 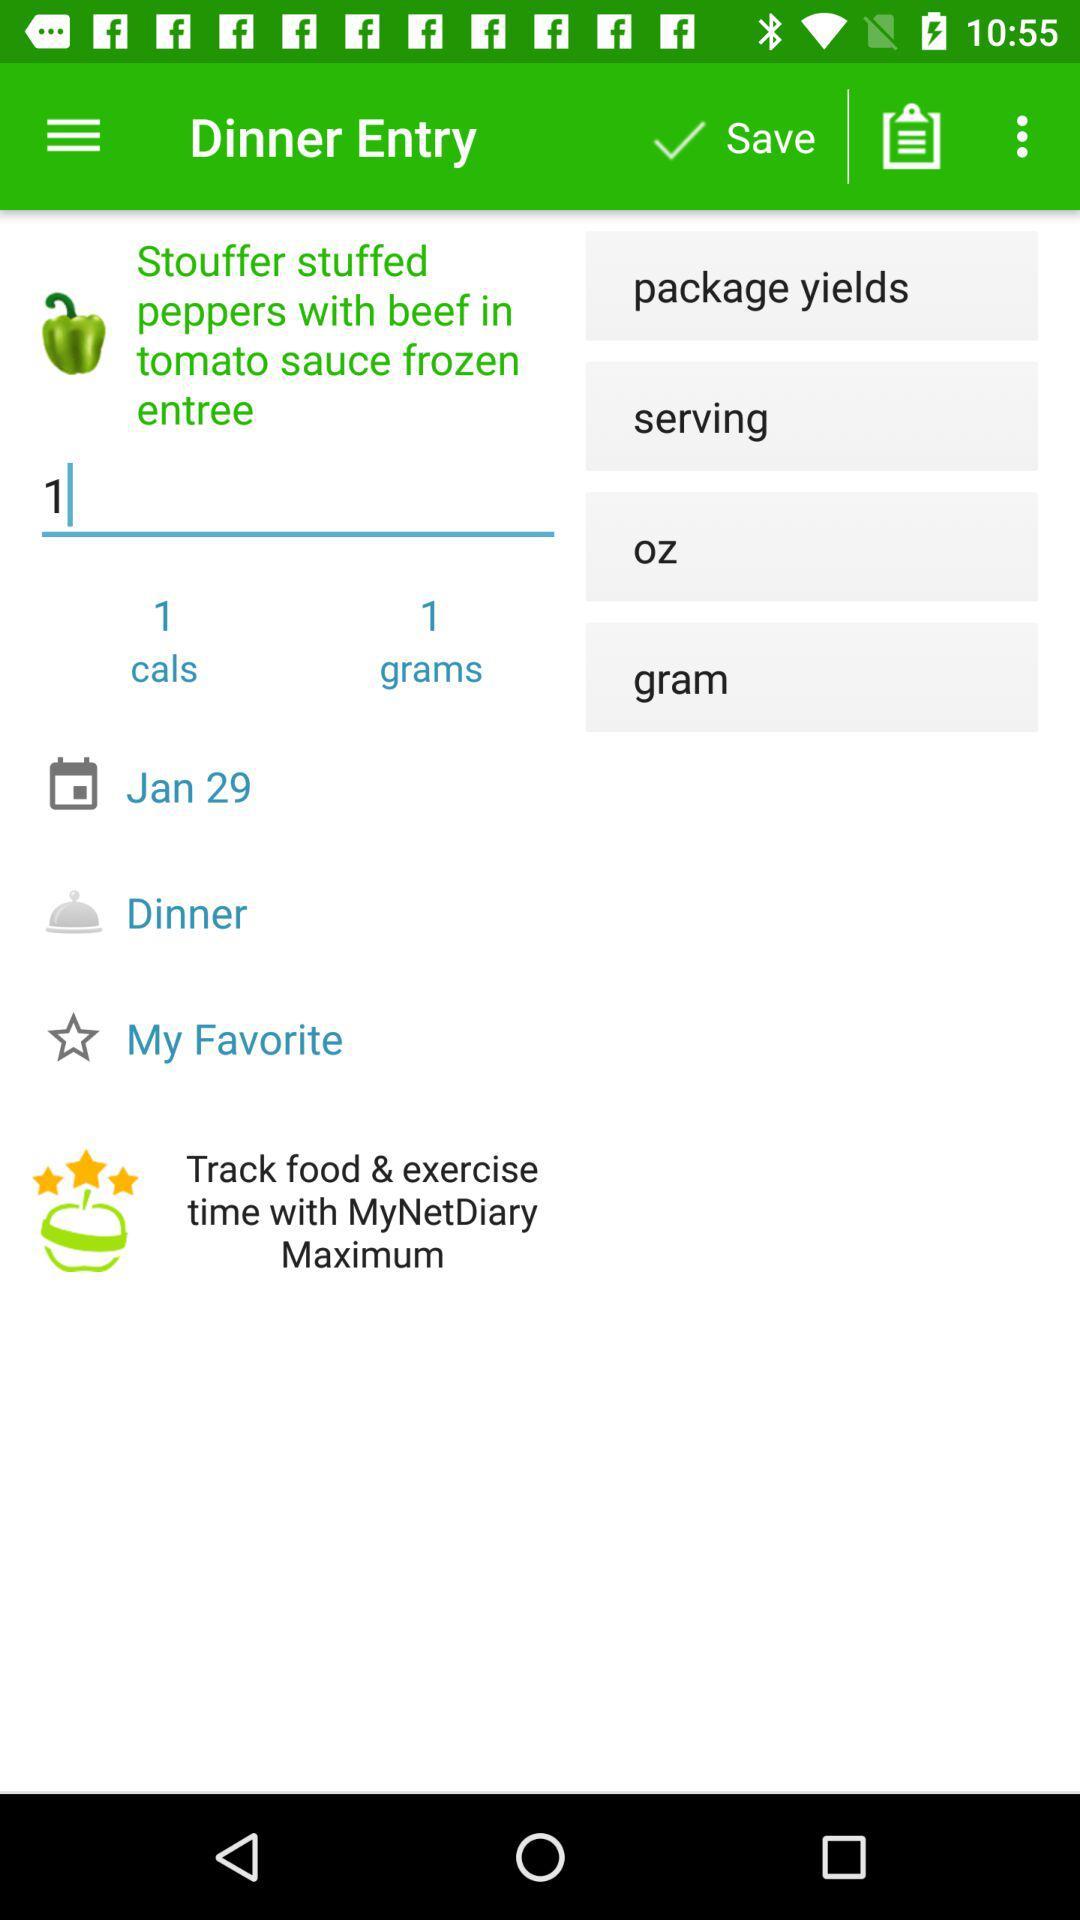 I want to click on icon above   gram icon, so click(x=631, y=546).